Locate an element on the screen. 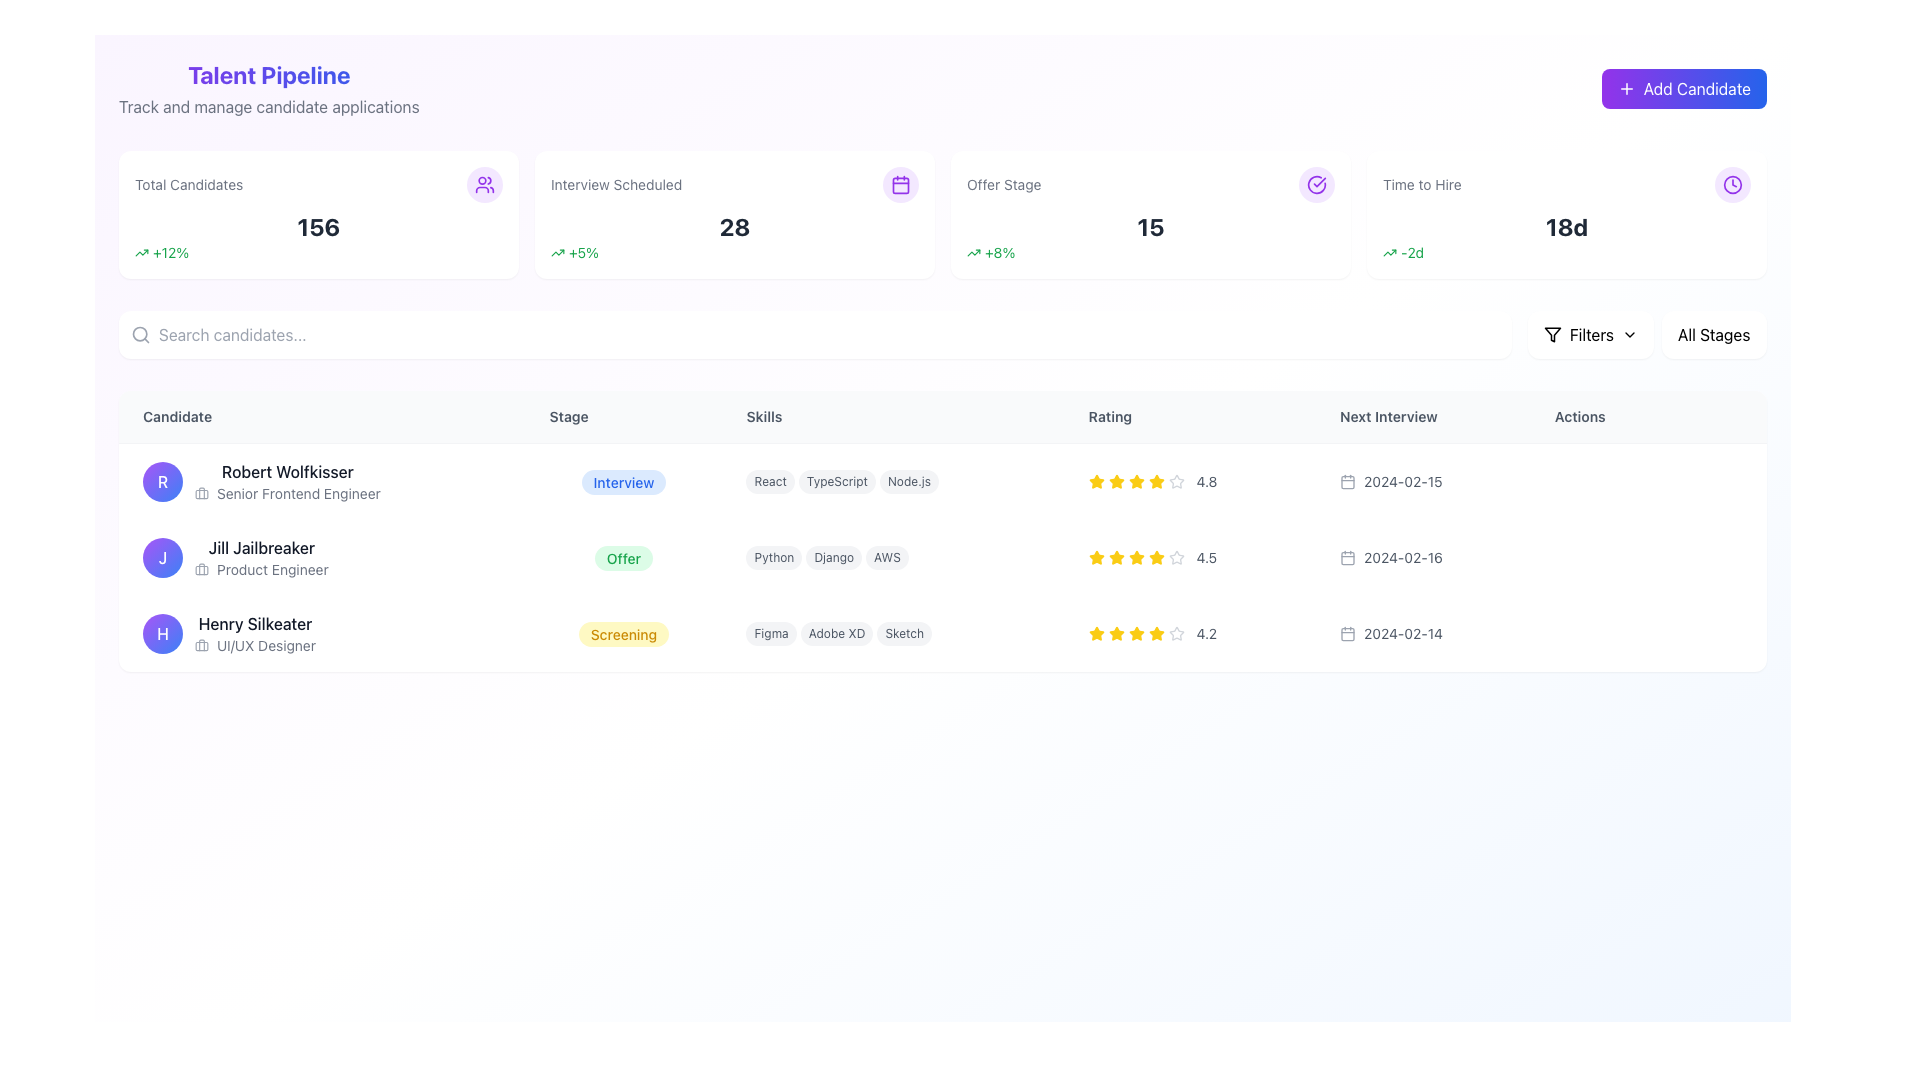 This screenshot has height=1080, width=1920. the icon representing a positive trend, located to the left of the '+12%' text in the top-left section of the candidate total card is located at coordinates (141, 252).